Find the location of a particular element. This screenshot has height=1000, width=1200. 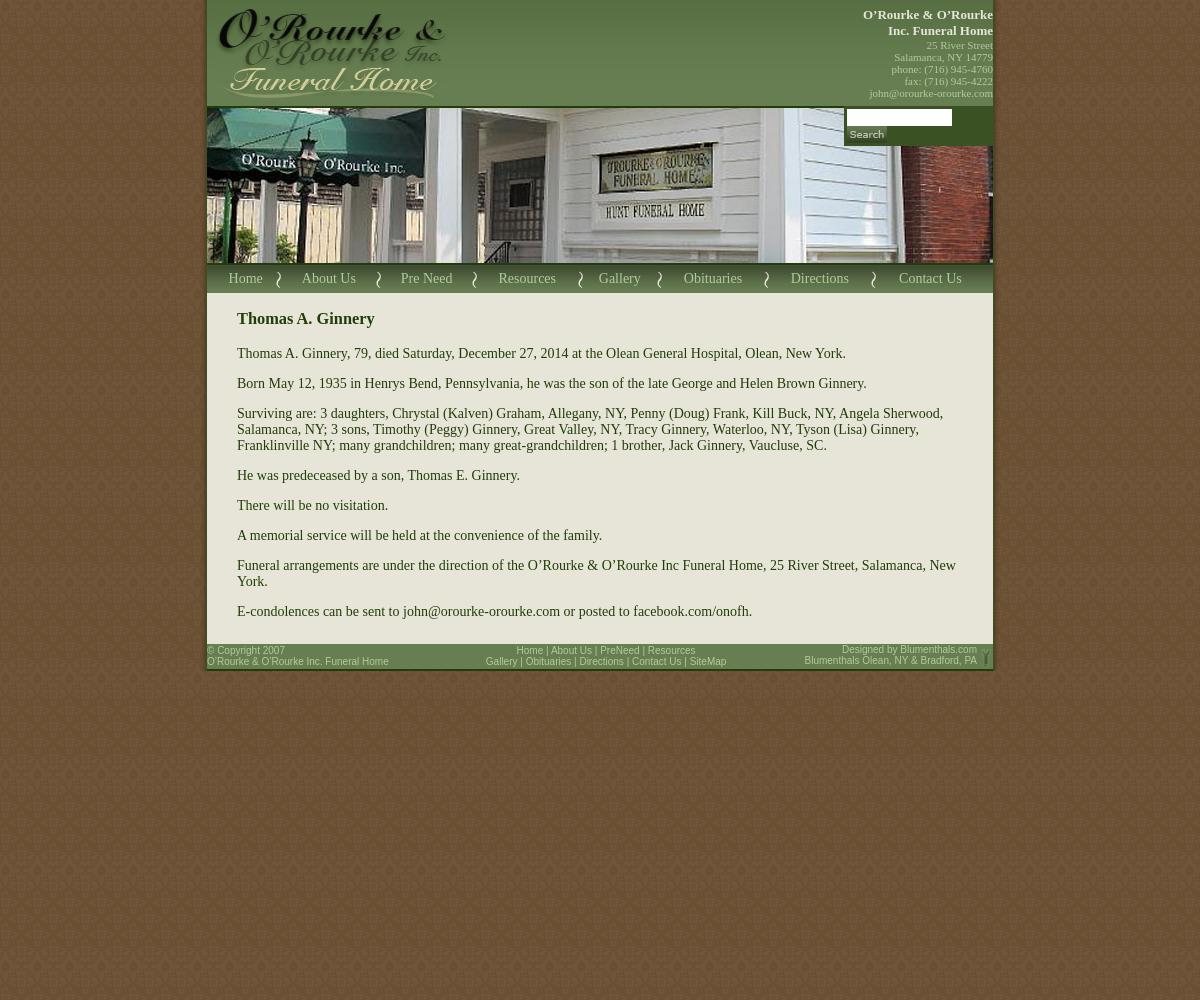

'Salamanca, NY  14779' is located at coordinates (943, 57).